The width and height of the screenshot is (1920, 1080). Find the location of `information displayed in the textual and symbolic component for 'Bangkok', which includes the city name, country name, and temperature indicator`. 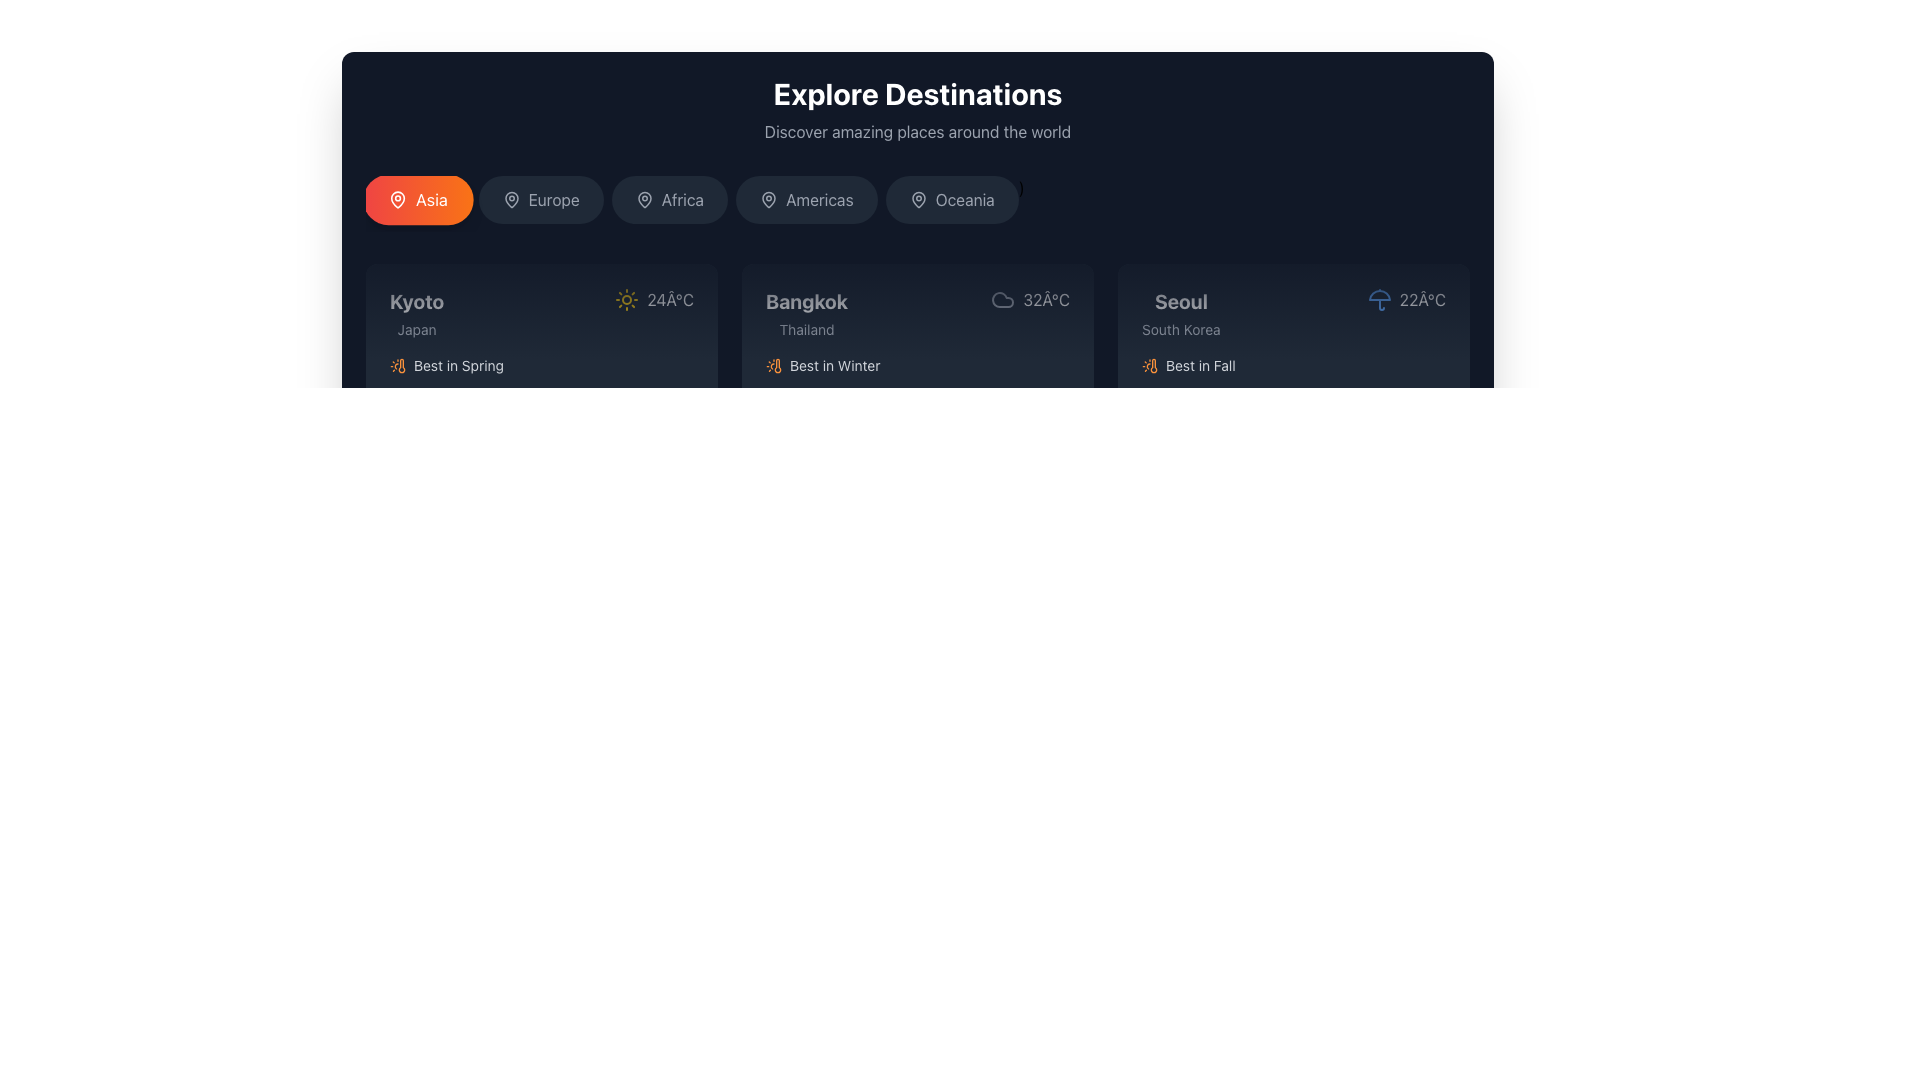

information displayed in the textual and symbolic component for 'Bangkok', which includes the city name, country name, and temperature indicator is located at coordinates (916, 313).